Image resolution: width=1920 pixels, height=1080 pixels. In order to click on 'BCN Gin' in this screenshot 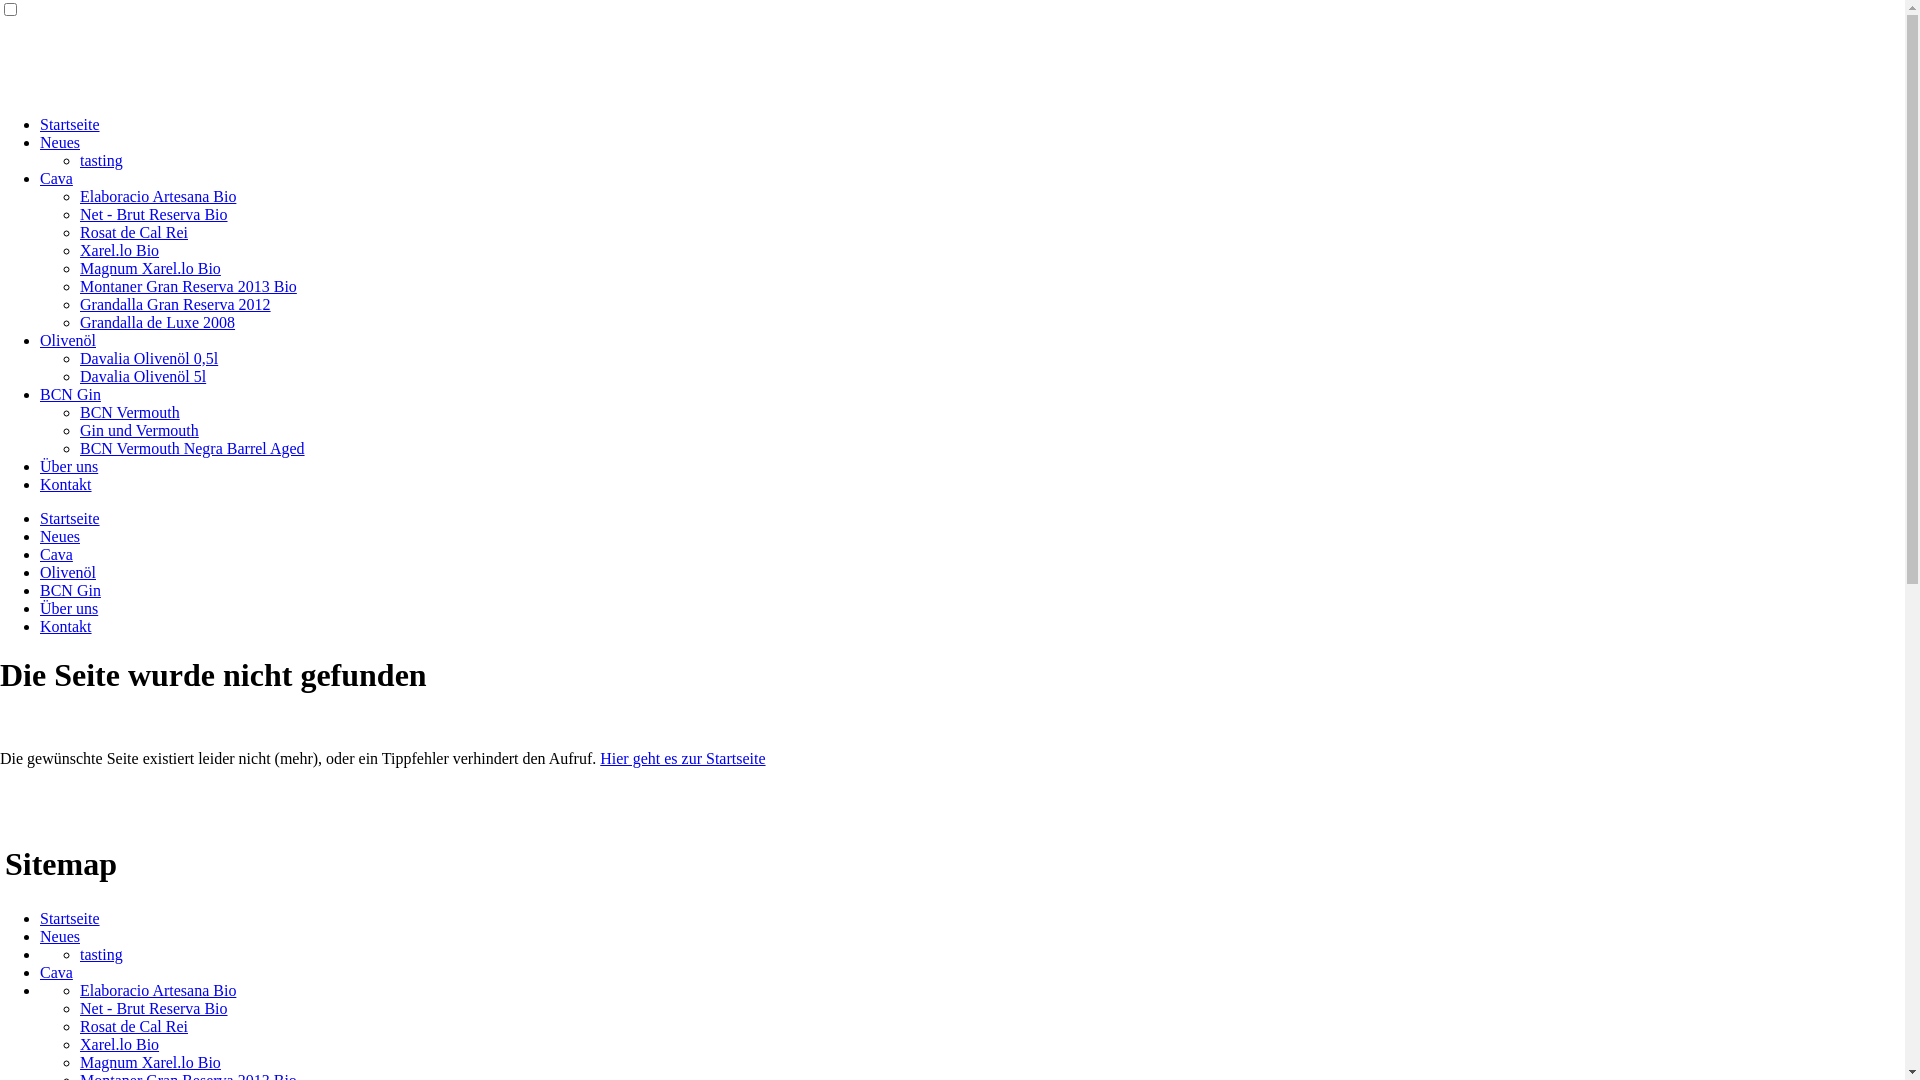, I will do `click(70, 589)`.